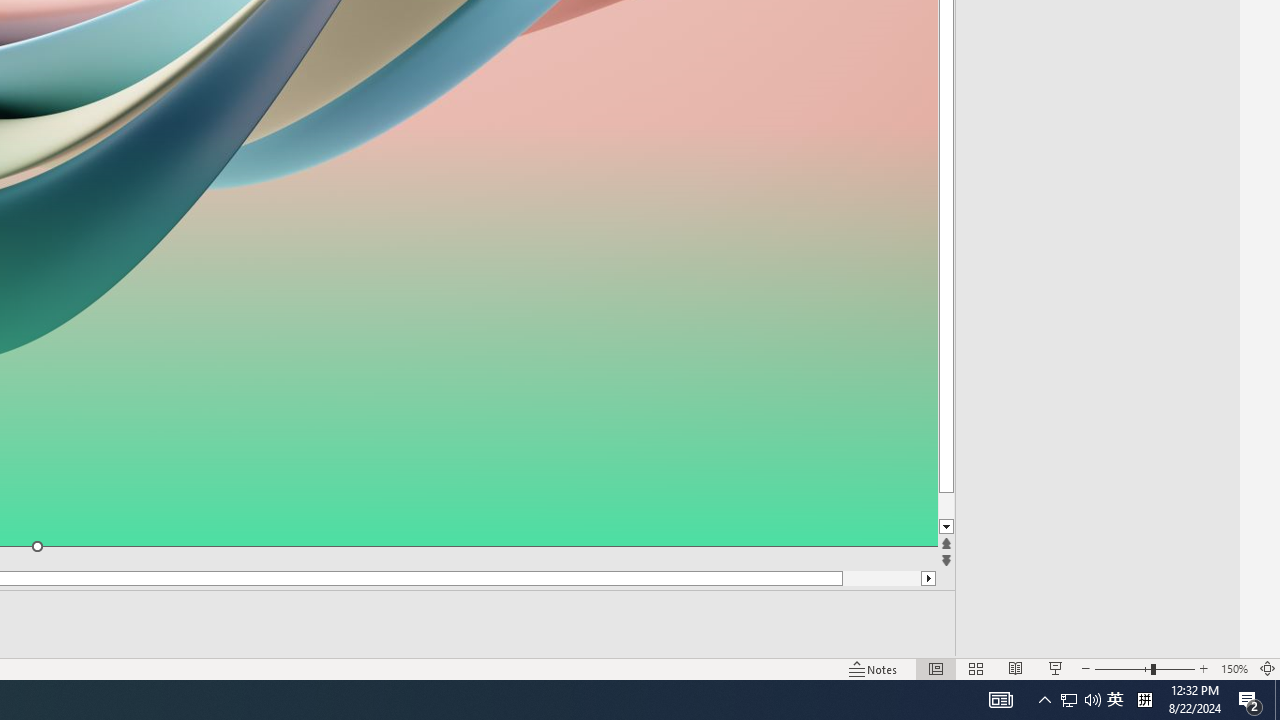 This screenshot has width=1280, height=720. What do you see at coordinates (1055, 669) in the screenshot?
I see `'Slide Show'` at bounding box center [1055, 669].